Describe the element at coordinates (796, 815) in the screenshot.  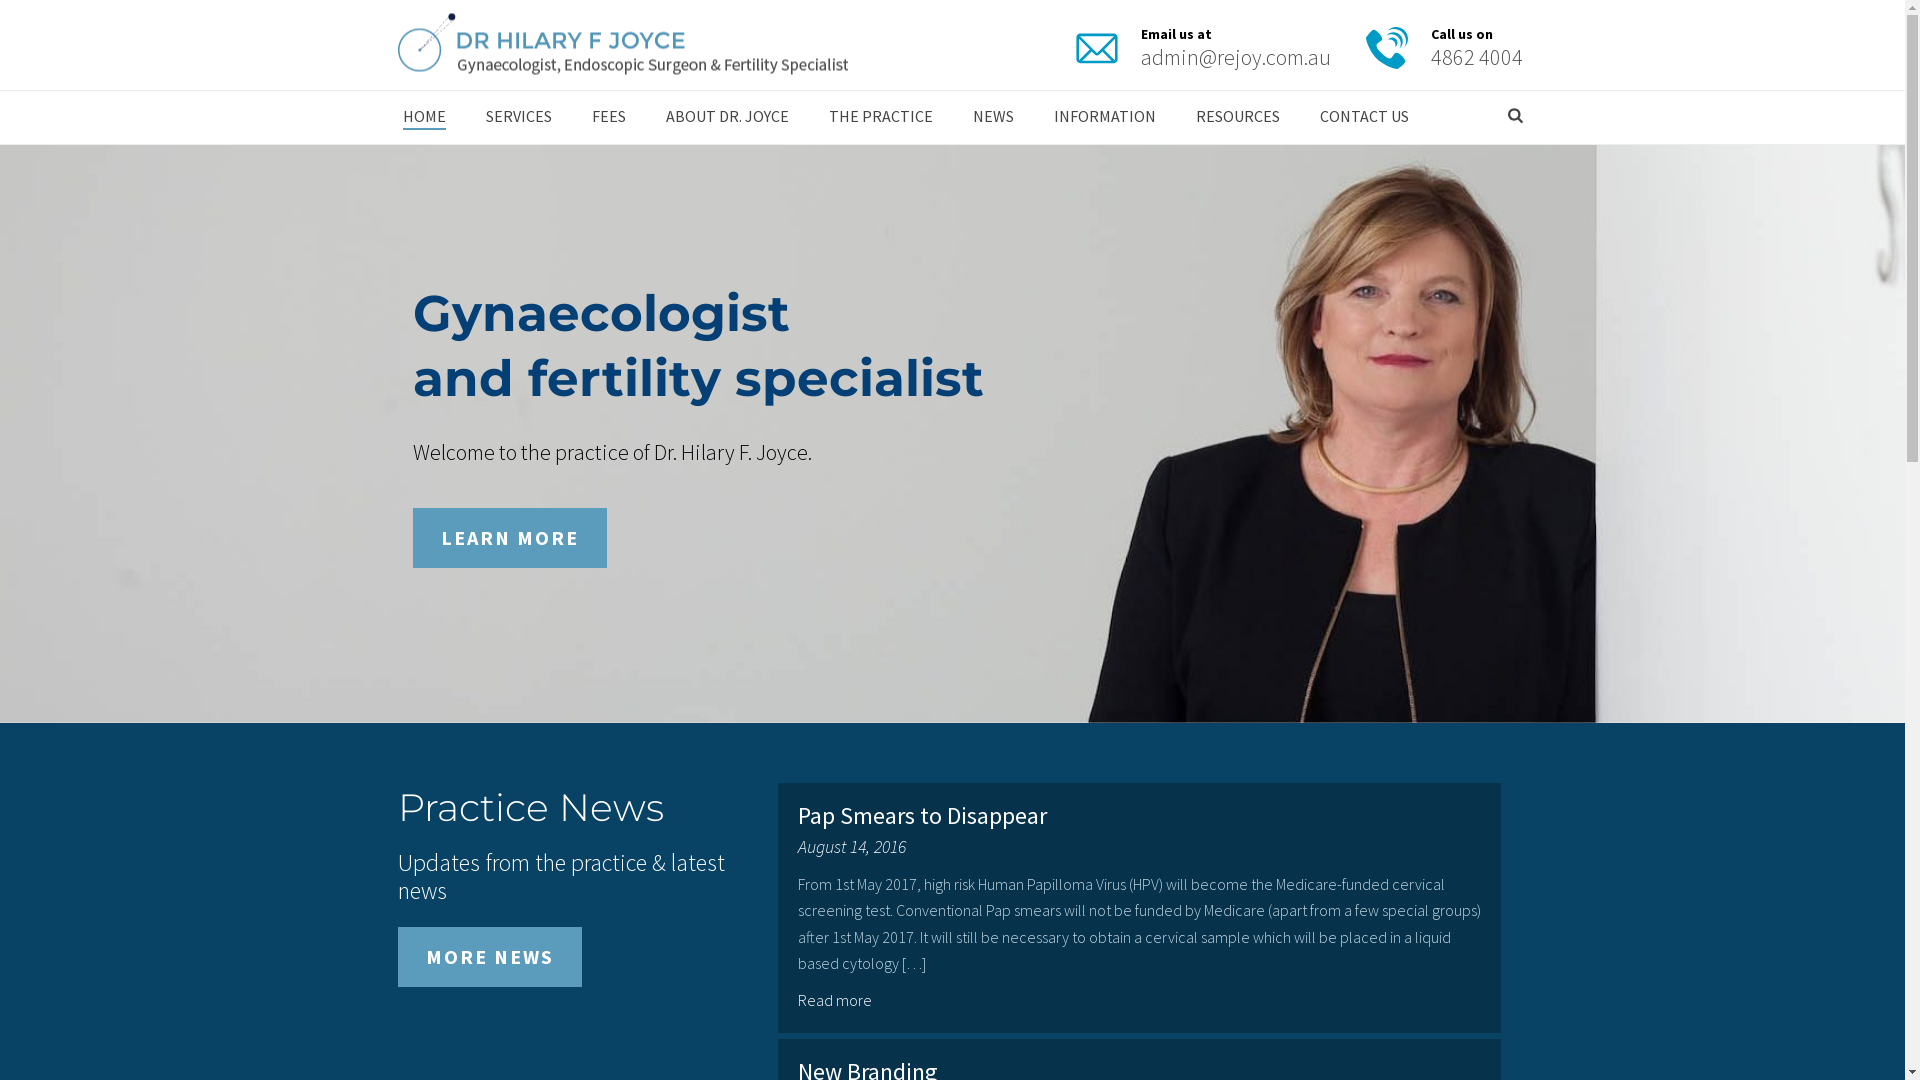
I see `'Pap Smears to Disappear'` at that location.